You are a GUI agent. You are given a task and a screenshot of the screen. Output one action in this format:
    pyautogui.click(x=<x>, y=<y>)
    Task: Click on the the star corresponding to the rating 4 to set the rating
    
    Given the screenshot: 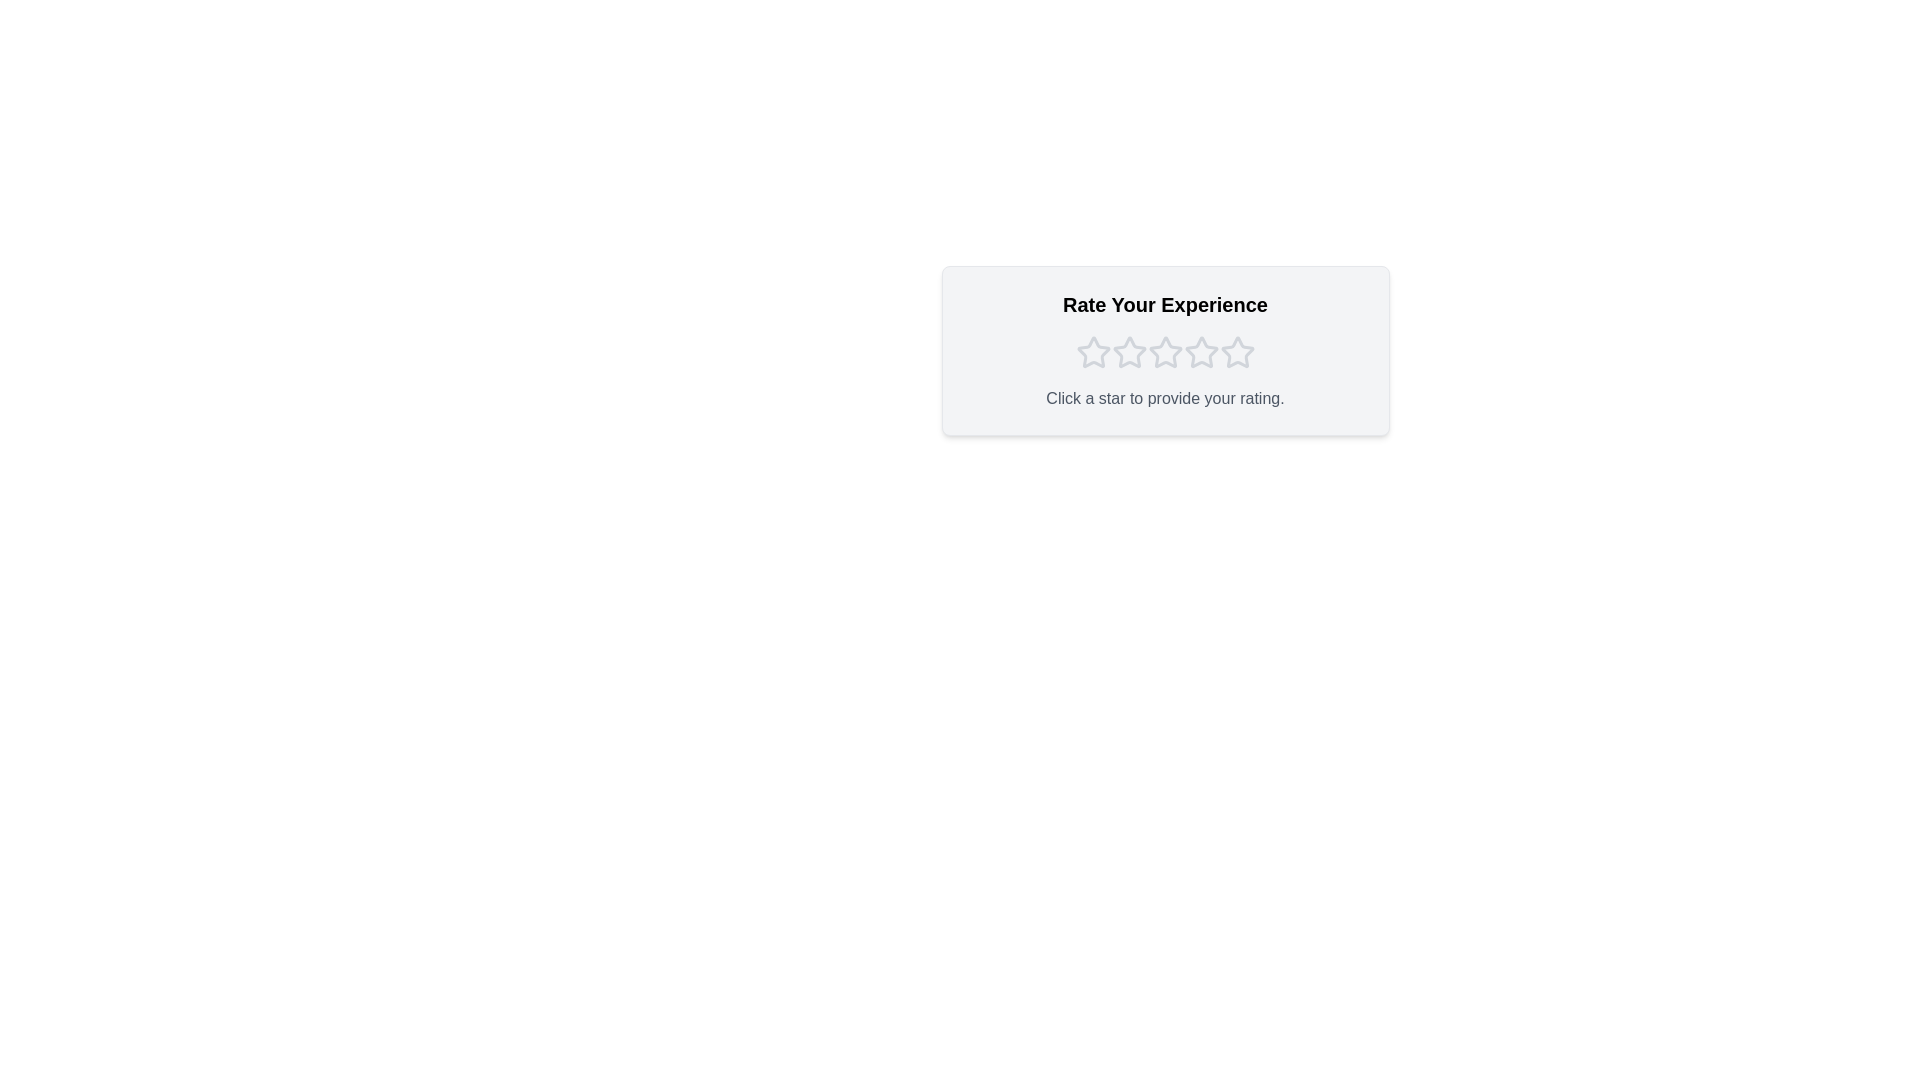 What is the action you would take?
    pyautogui.click(x=1200, y=352)
    